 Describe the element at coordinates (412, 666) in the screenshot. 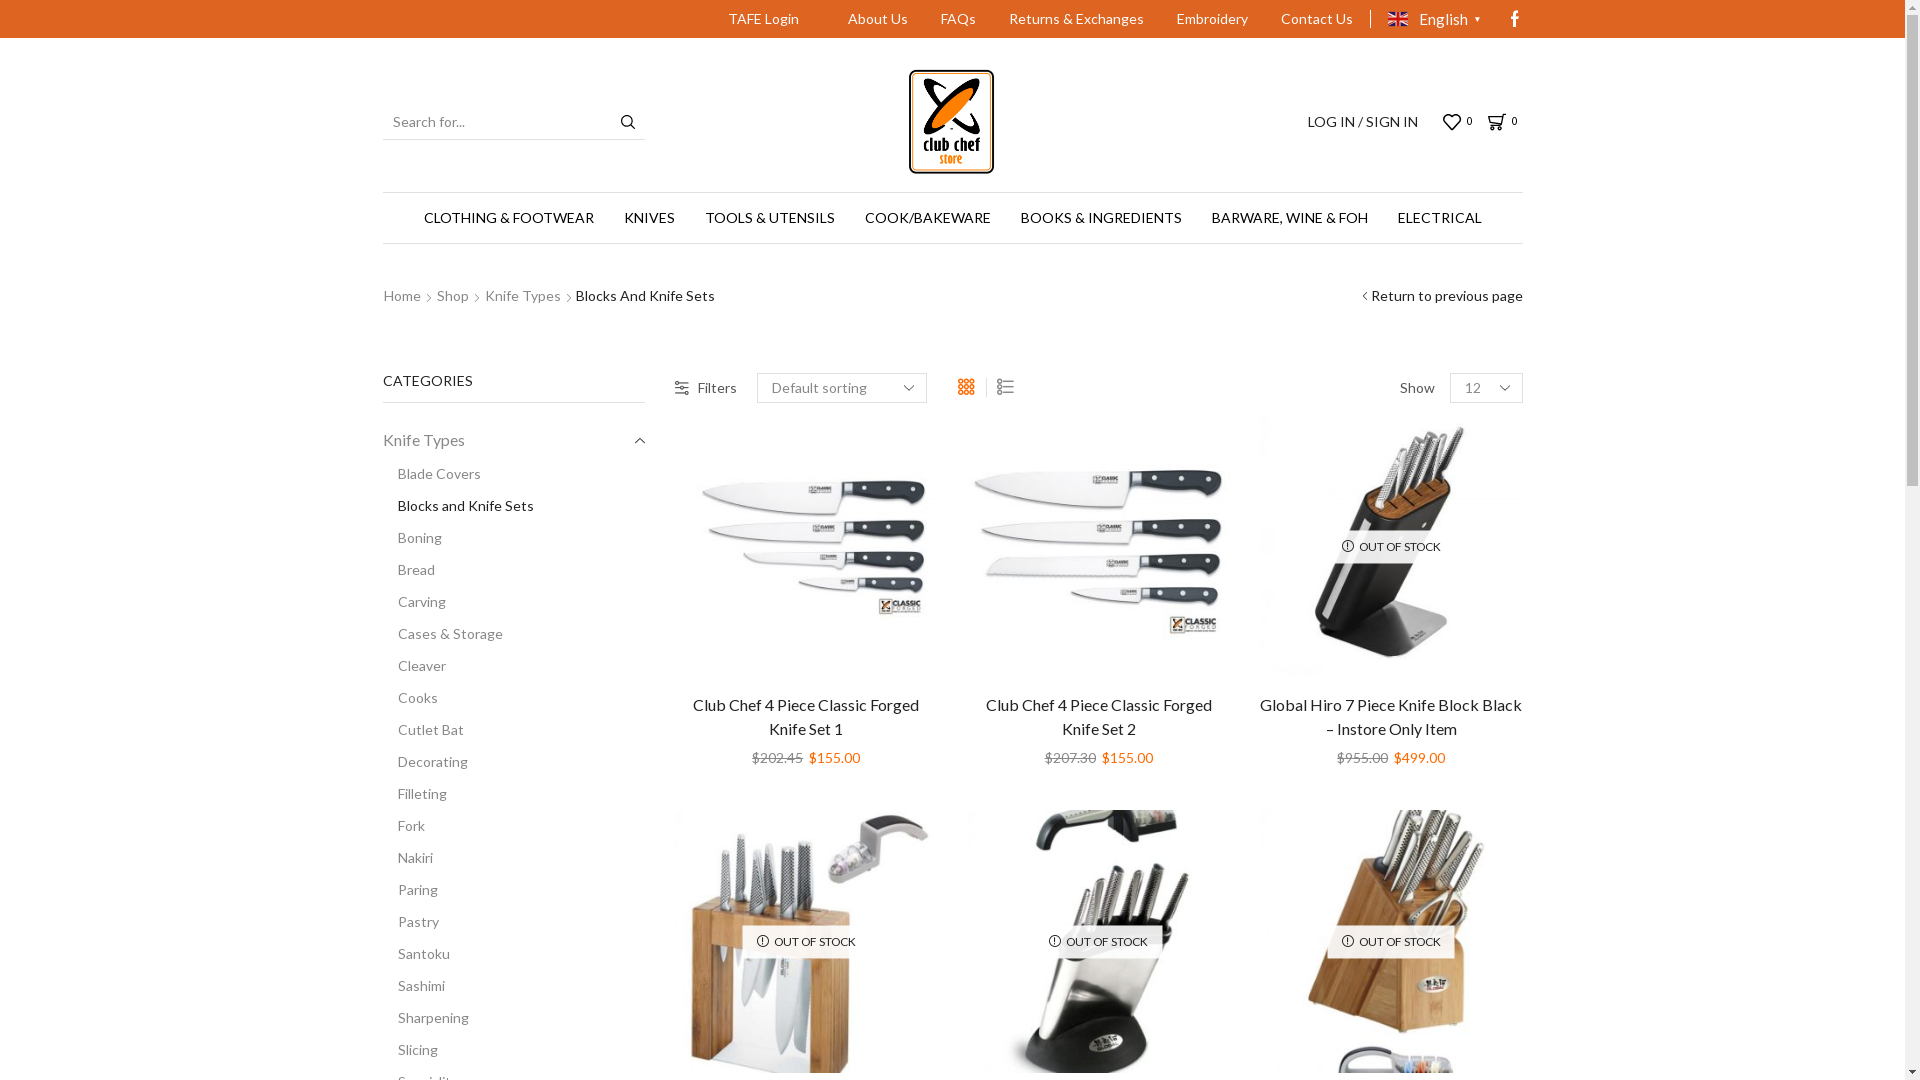

I see `'Cleaver'` at that location.